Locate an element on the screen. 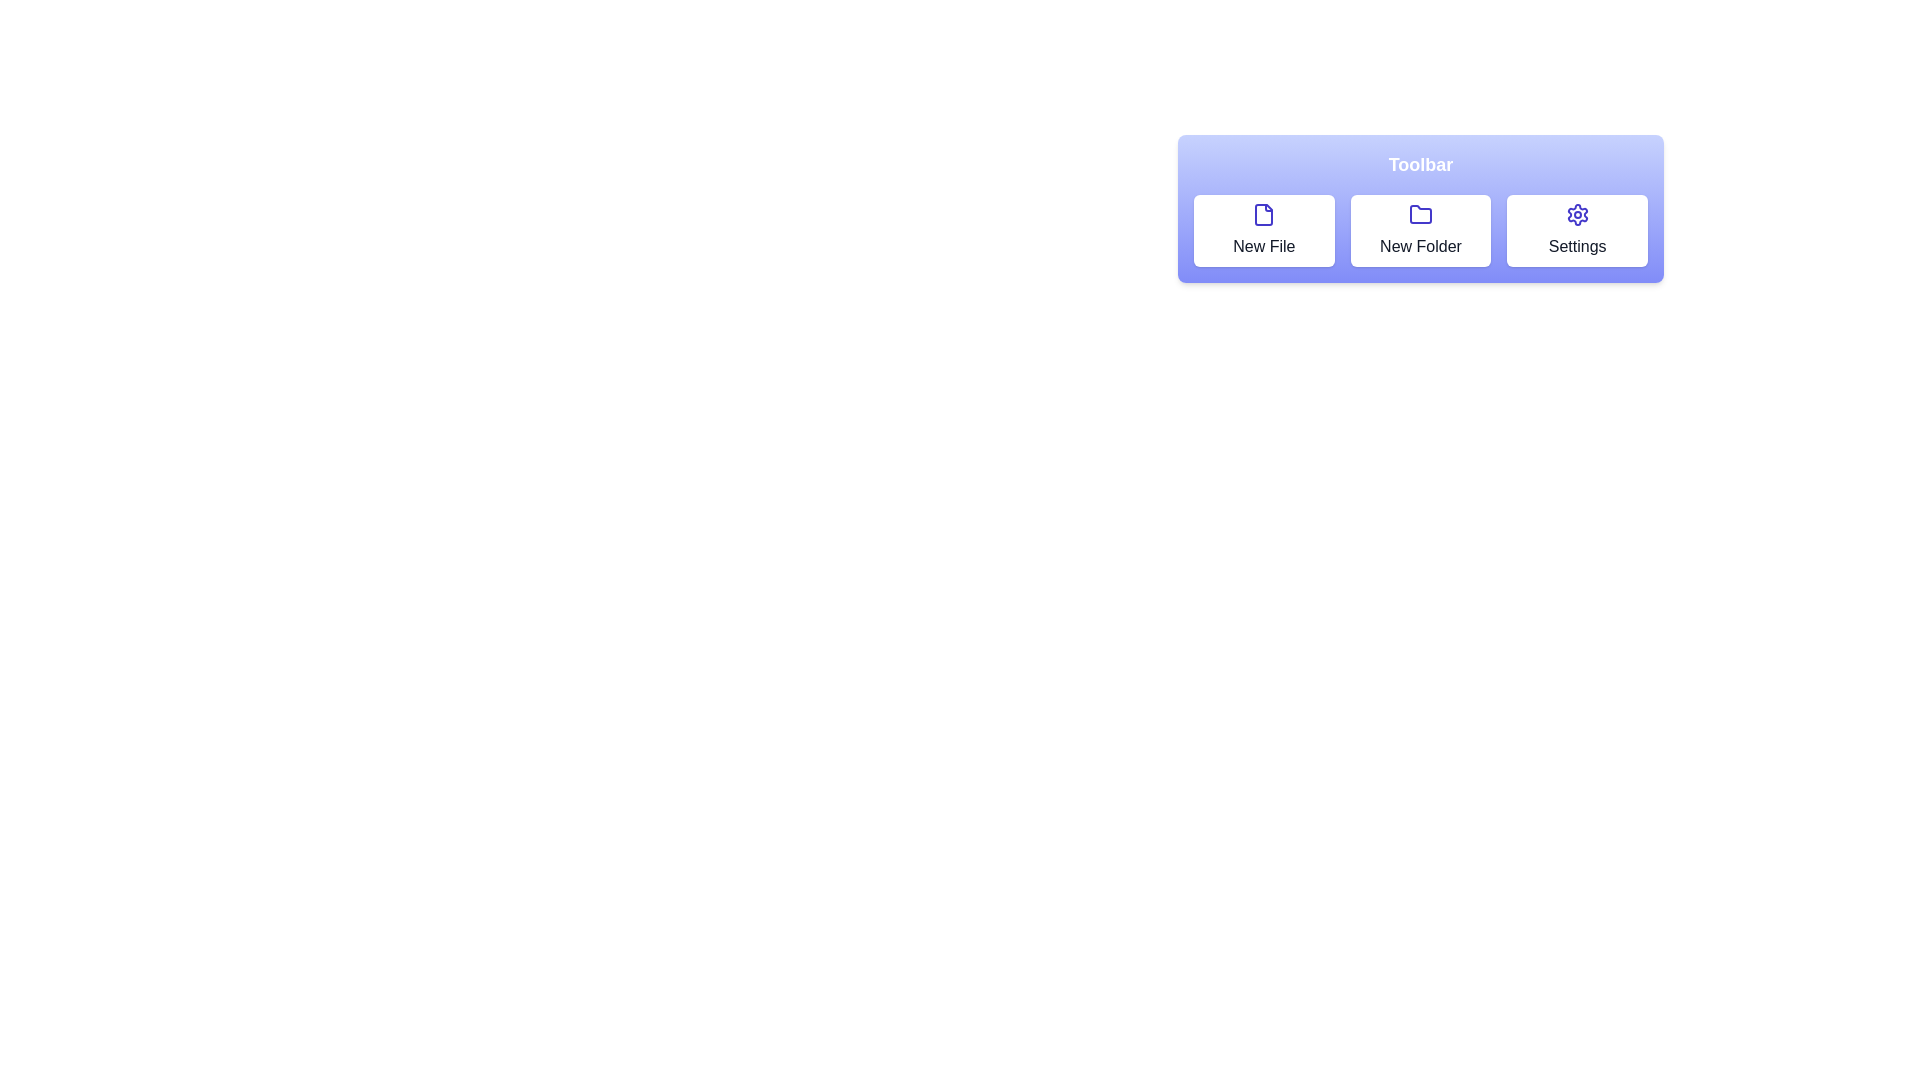  the 'New File' button located at the leftmost position in the toolbar is located at coordinates (1262, 230).